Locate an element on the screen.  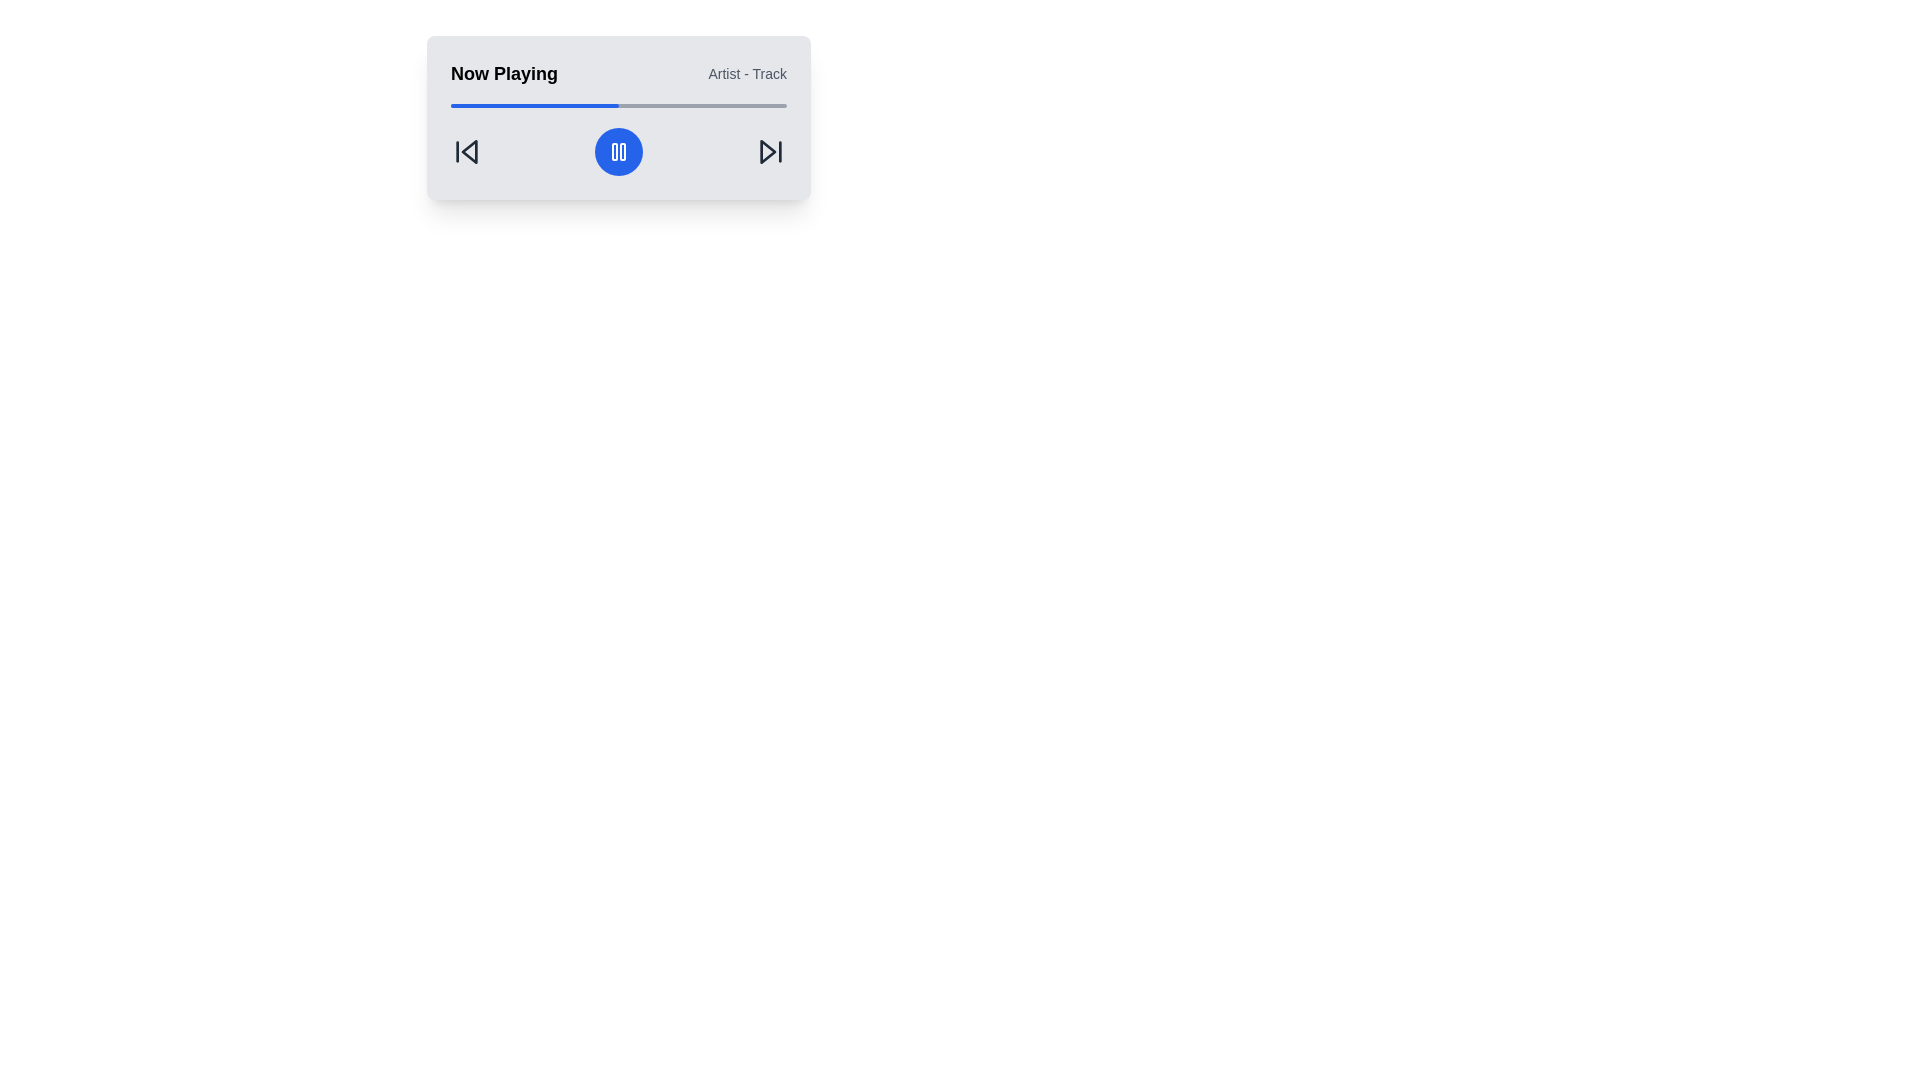
the forward skip button, which is the fourth item in the horizontal sequence of controls is located at coordinates (770, 150).